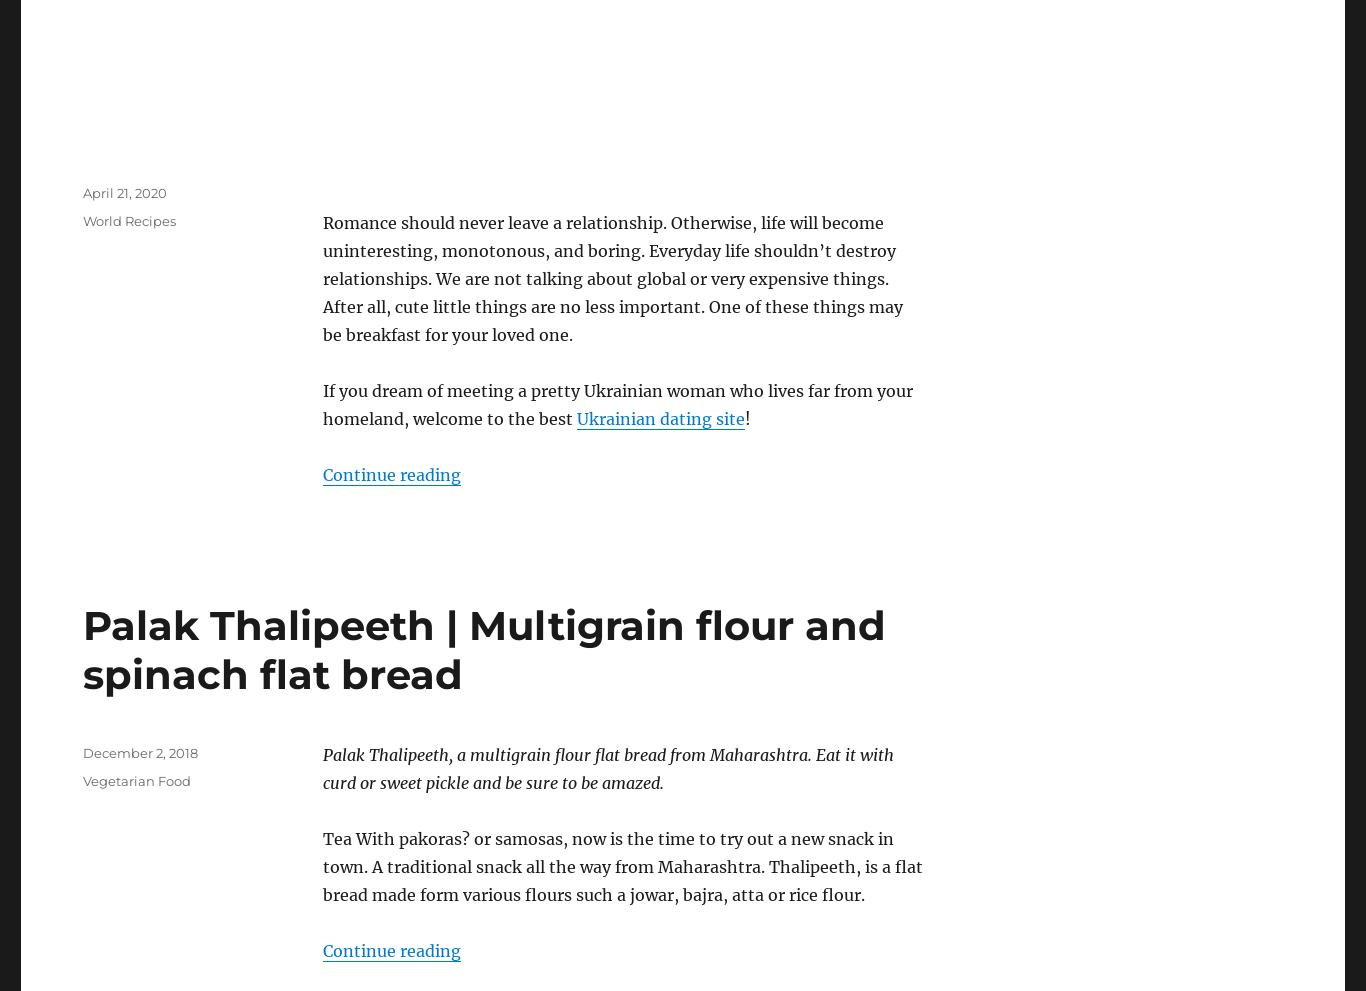 The width and height of the screenshot is (1366, 991). Describe the element at coordinates (660, 418) in the screenshot. I see `'Ukrainian dating site'` at that location.